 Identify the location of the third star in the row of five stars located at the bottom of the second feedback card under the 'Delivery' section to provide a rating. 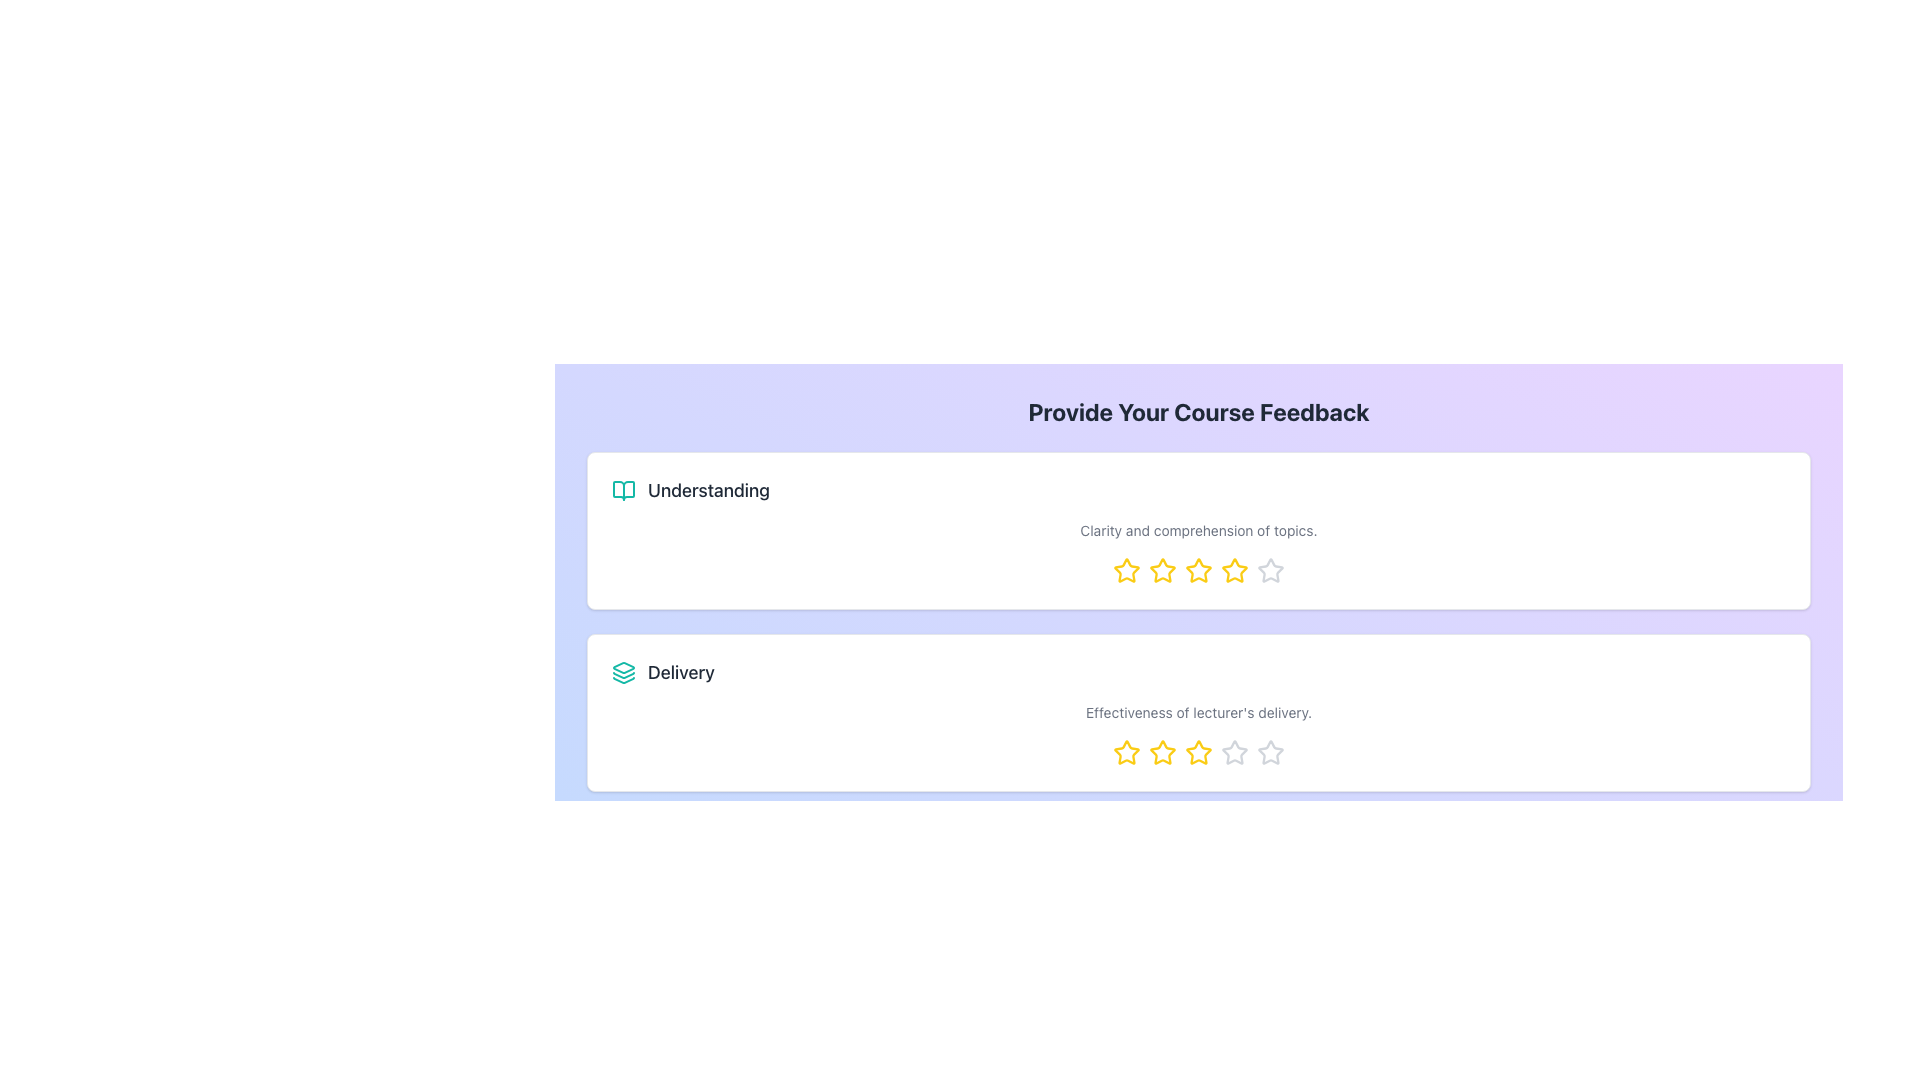
(1199, 934).